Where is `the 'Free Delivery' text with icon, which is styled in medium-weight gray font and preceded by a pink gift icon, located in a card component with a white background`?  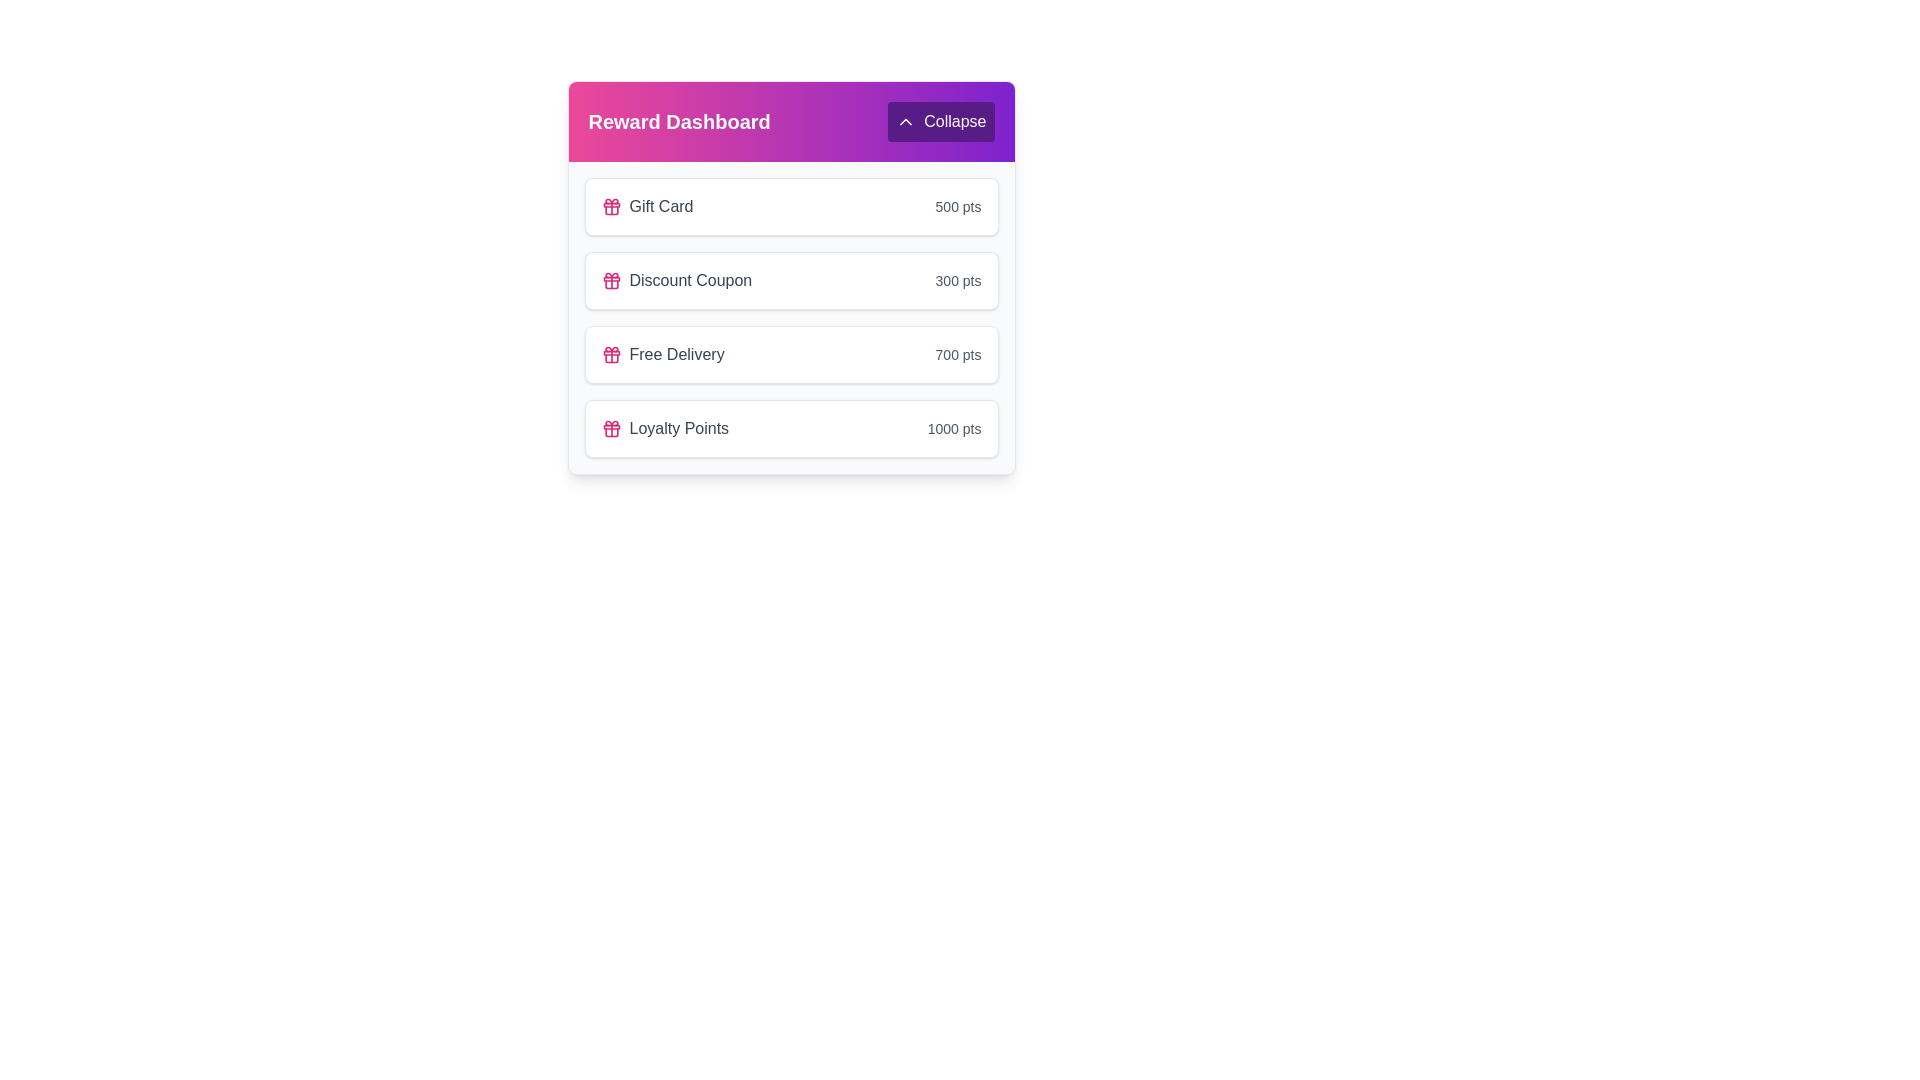
the 'Free Delivery' text with icon, which is styled in medium-weight gray font and preceded by a pink gift icon, located in a card component with a white background is located at coordinates (662, 353).